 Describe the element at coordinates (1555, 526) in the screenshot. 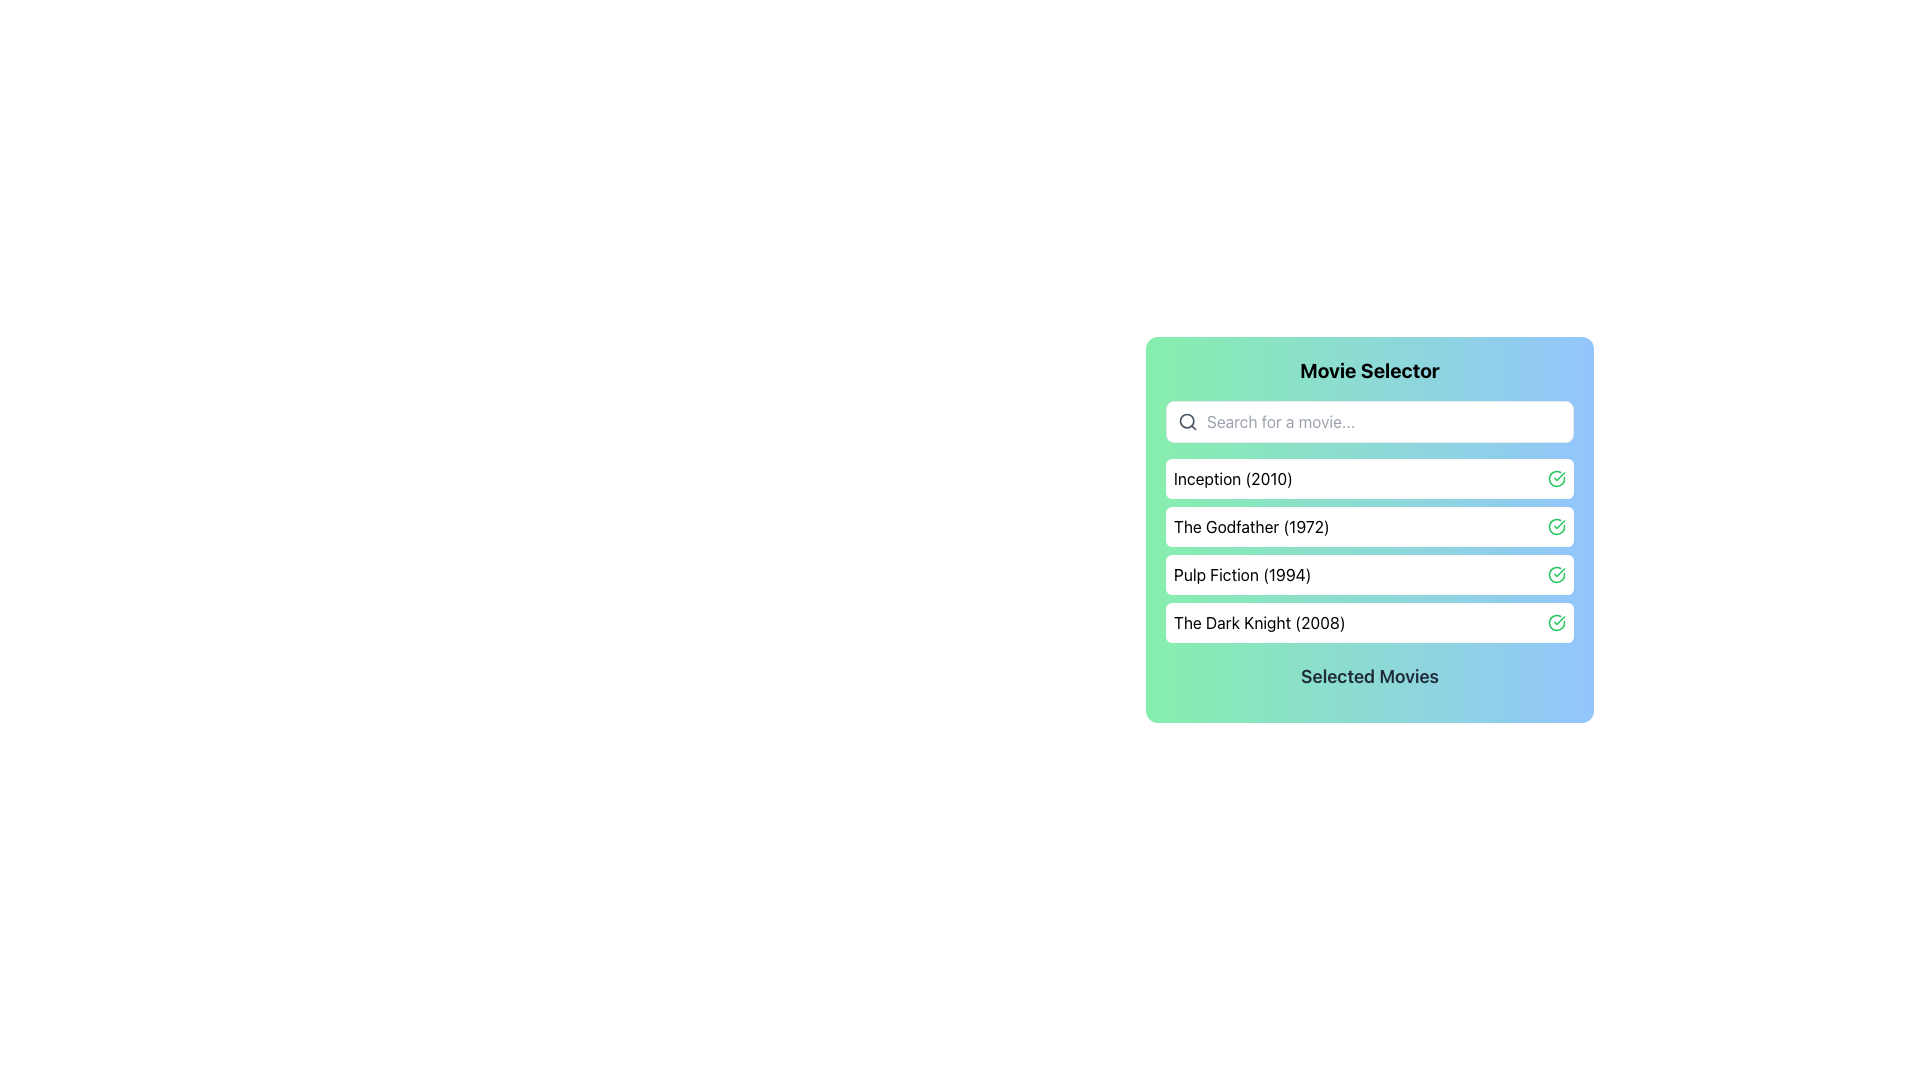

I see `the visual state of the graphical status indicator located next to the movie title 'The Godfather (1972)', which is represented as a partial circular progress indicator` at that location.